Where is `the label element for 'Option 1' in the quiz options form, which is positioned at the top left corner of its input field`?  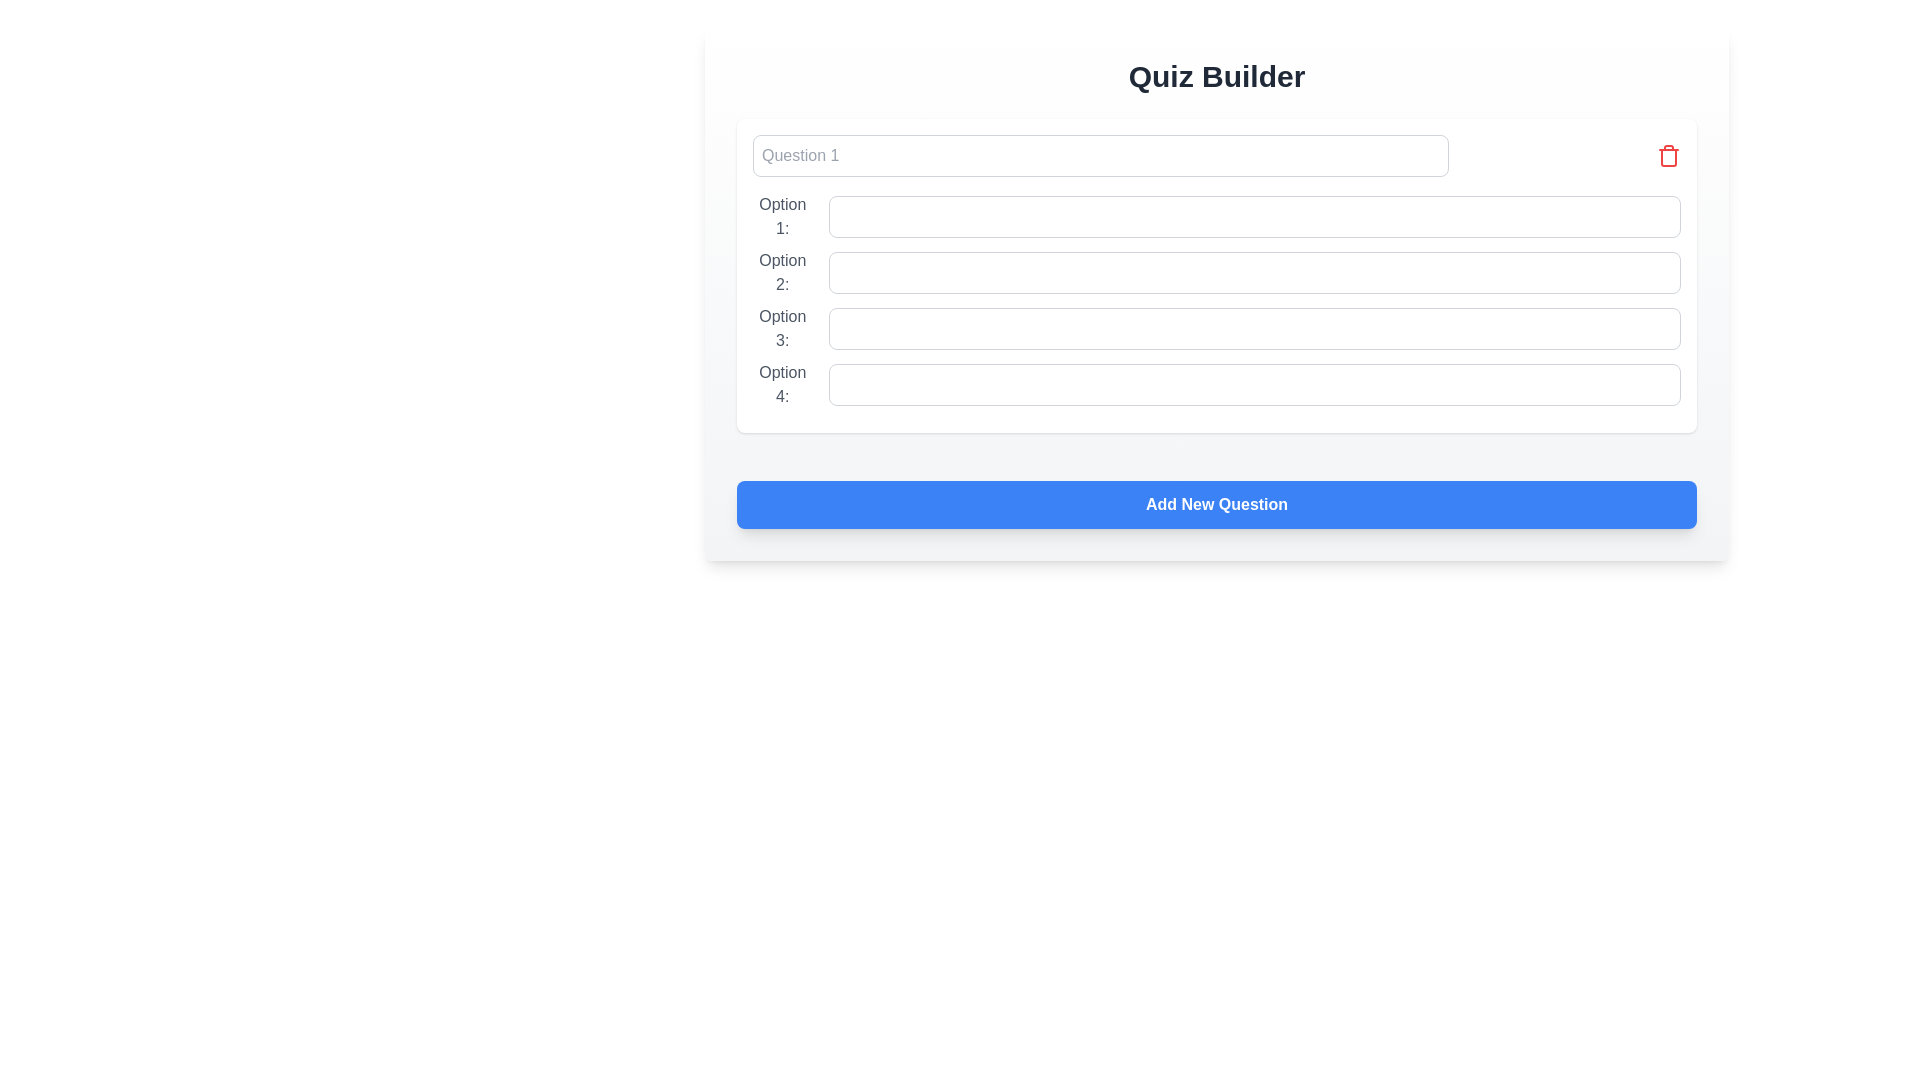
the label element for 'Option 1' in the quiz options form, which is positioned at the top left corner of its input field is located at coordinates (781, 216).